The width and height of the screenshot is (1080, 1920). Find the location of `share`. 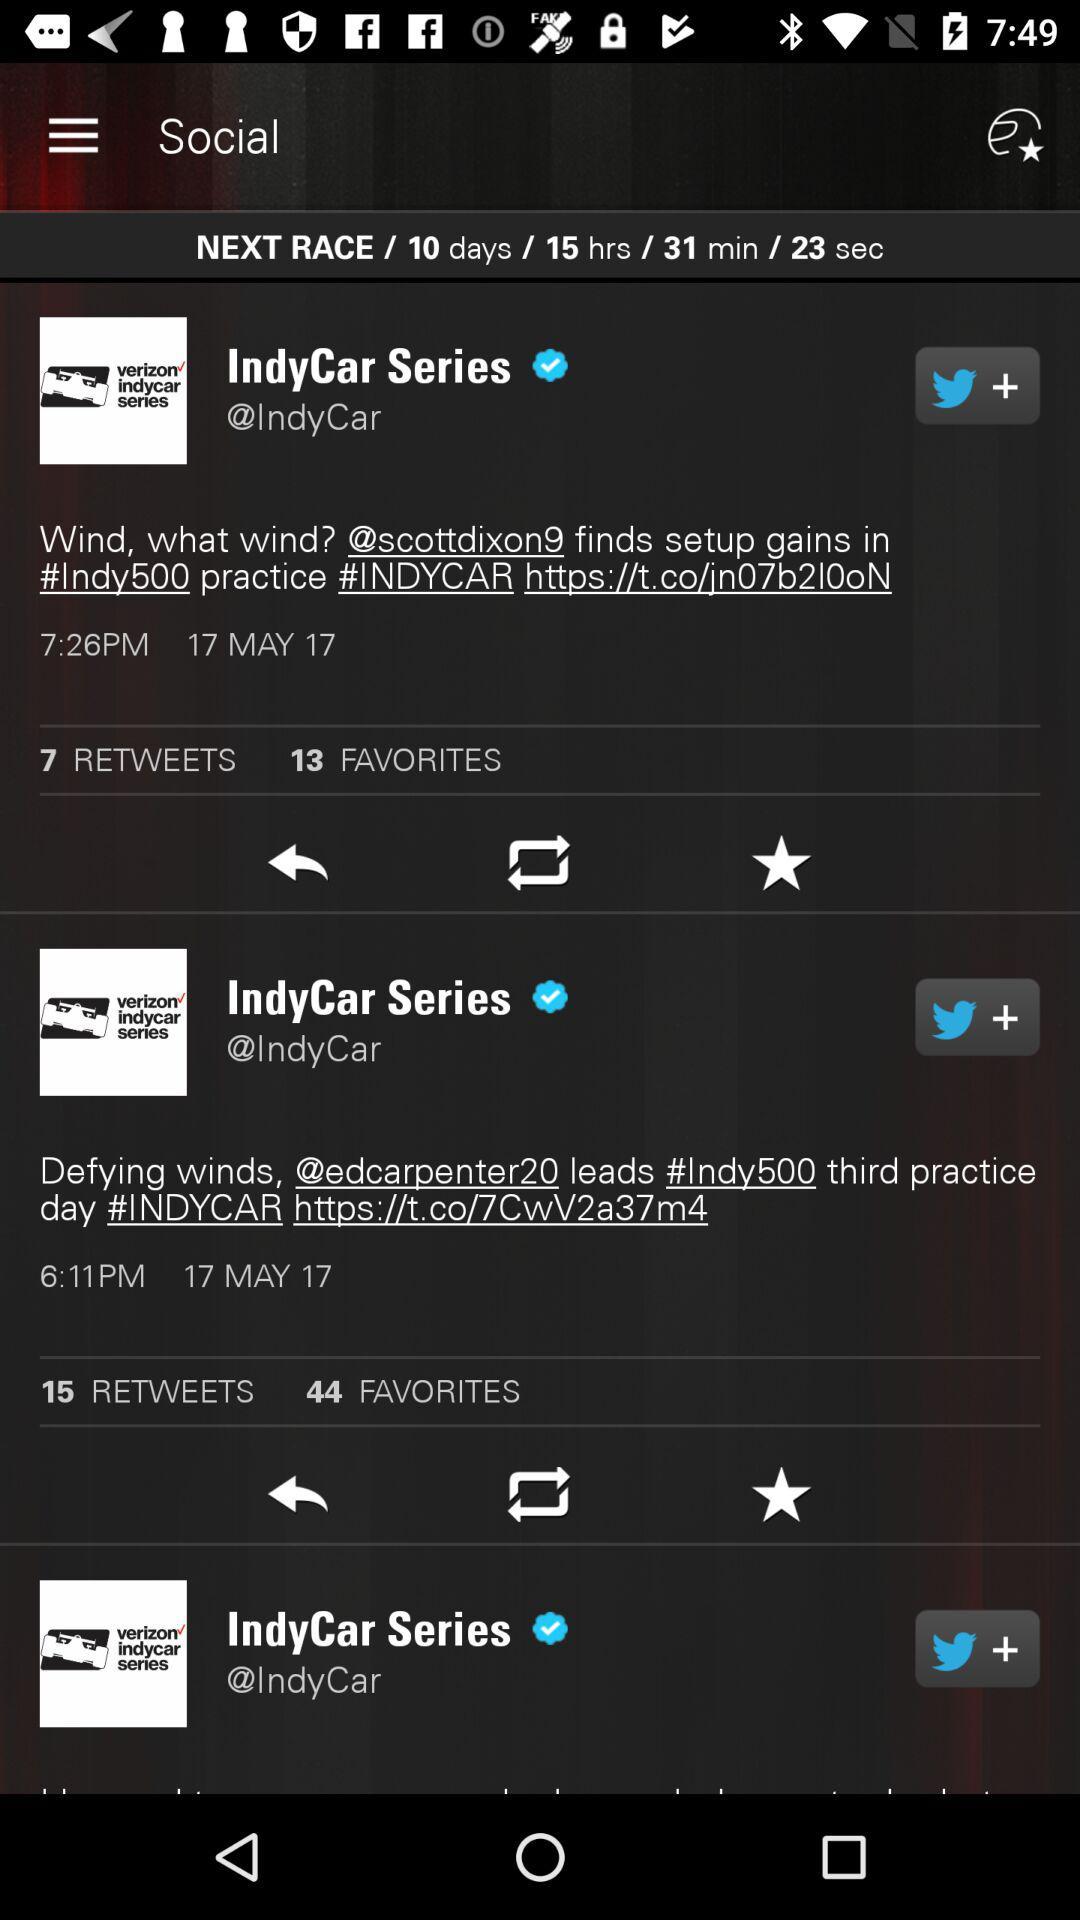

share is located at coordinates (976, 1017).